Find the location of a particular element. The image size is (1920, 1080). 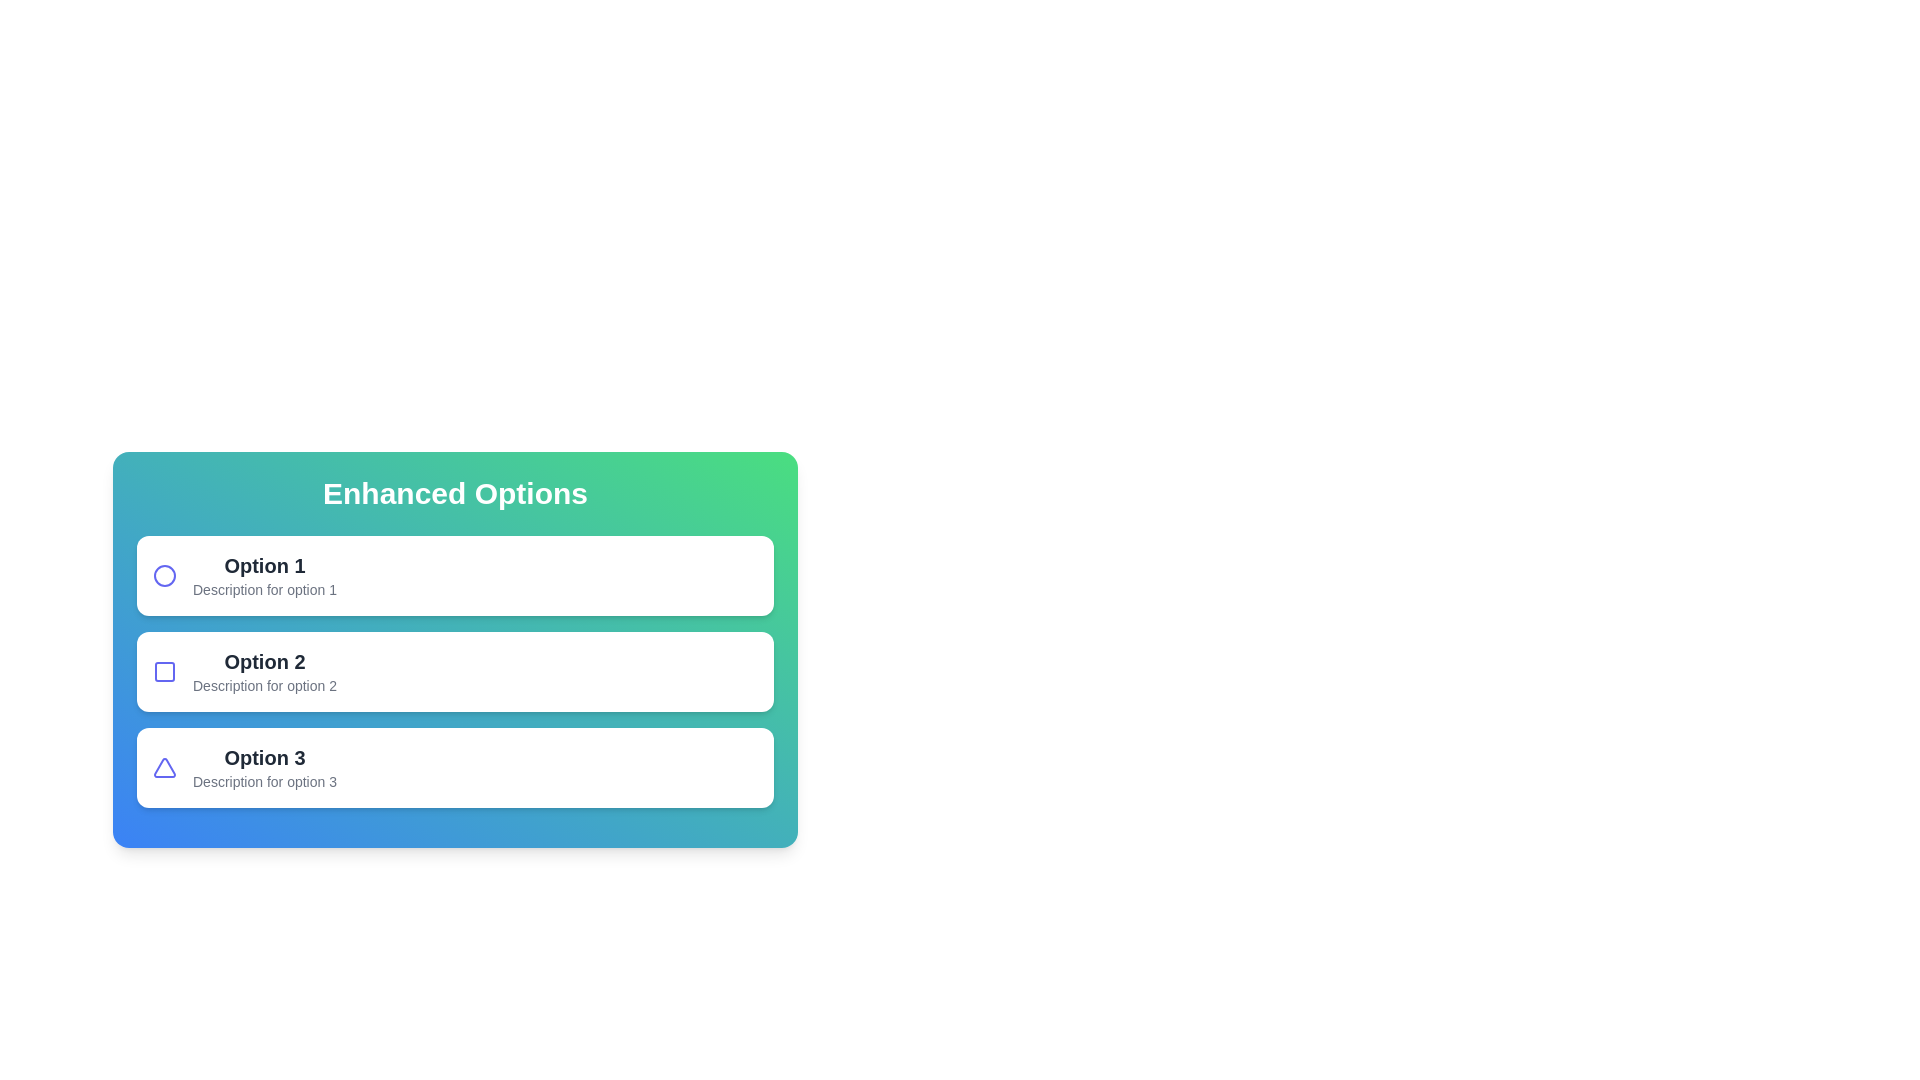

the 'Option 3' text block is located at coordinates (263, 766).